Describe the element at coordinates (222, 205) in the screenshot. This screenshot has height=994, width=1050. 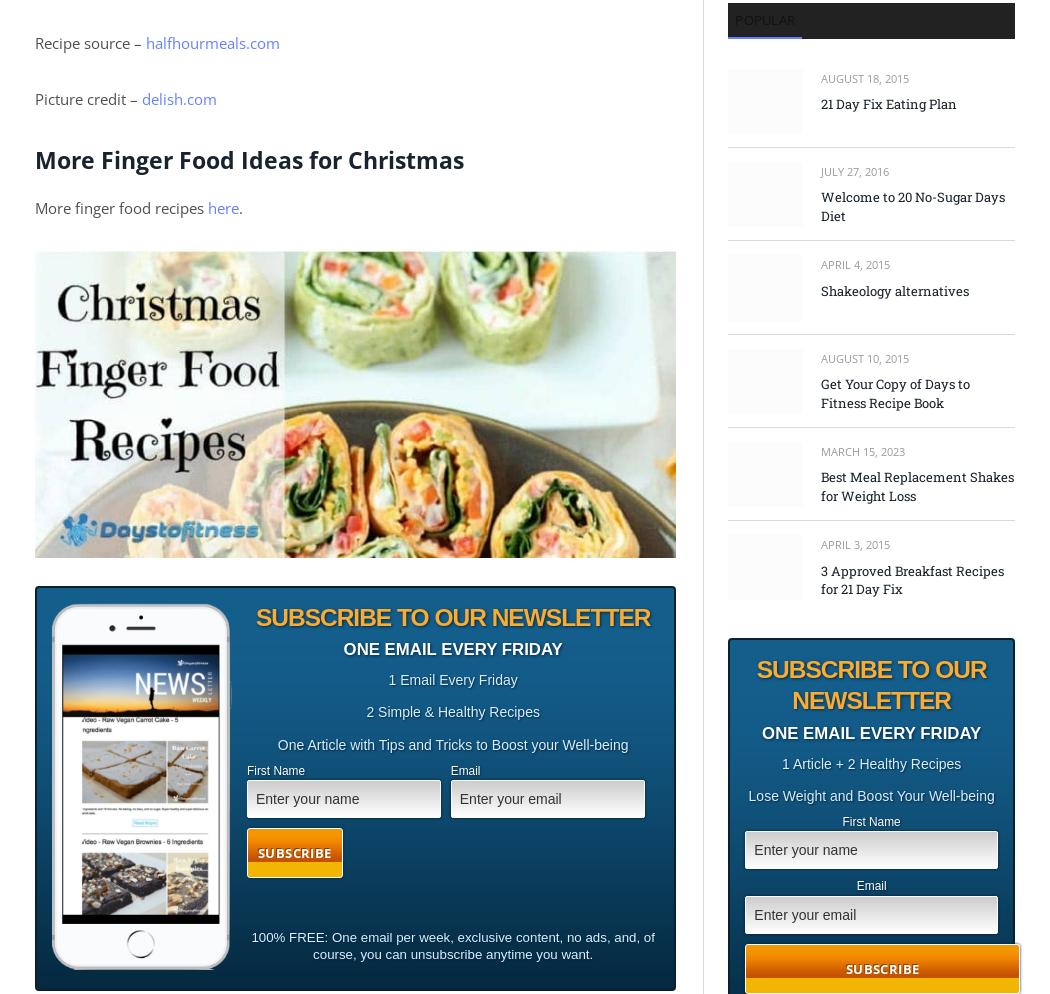
I see `'here'` at that location.